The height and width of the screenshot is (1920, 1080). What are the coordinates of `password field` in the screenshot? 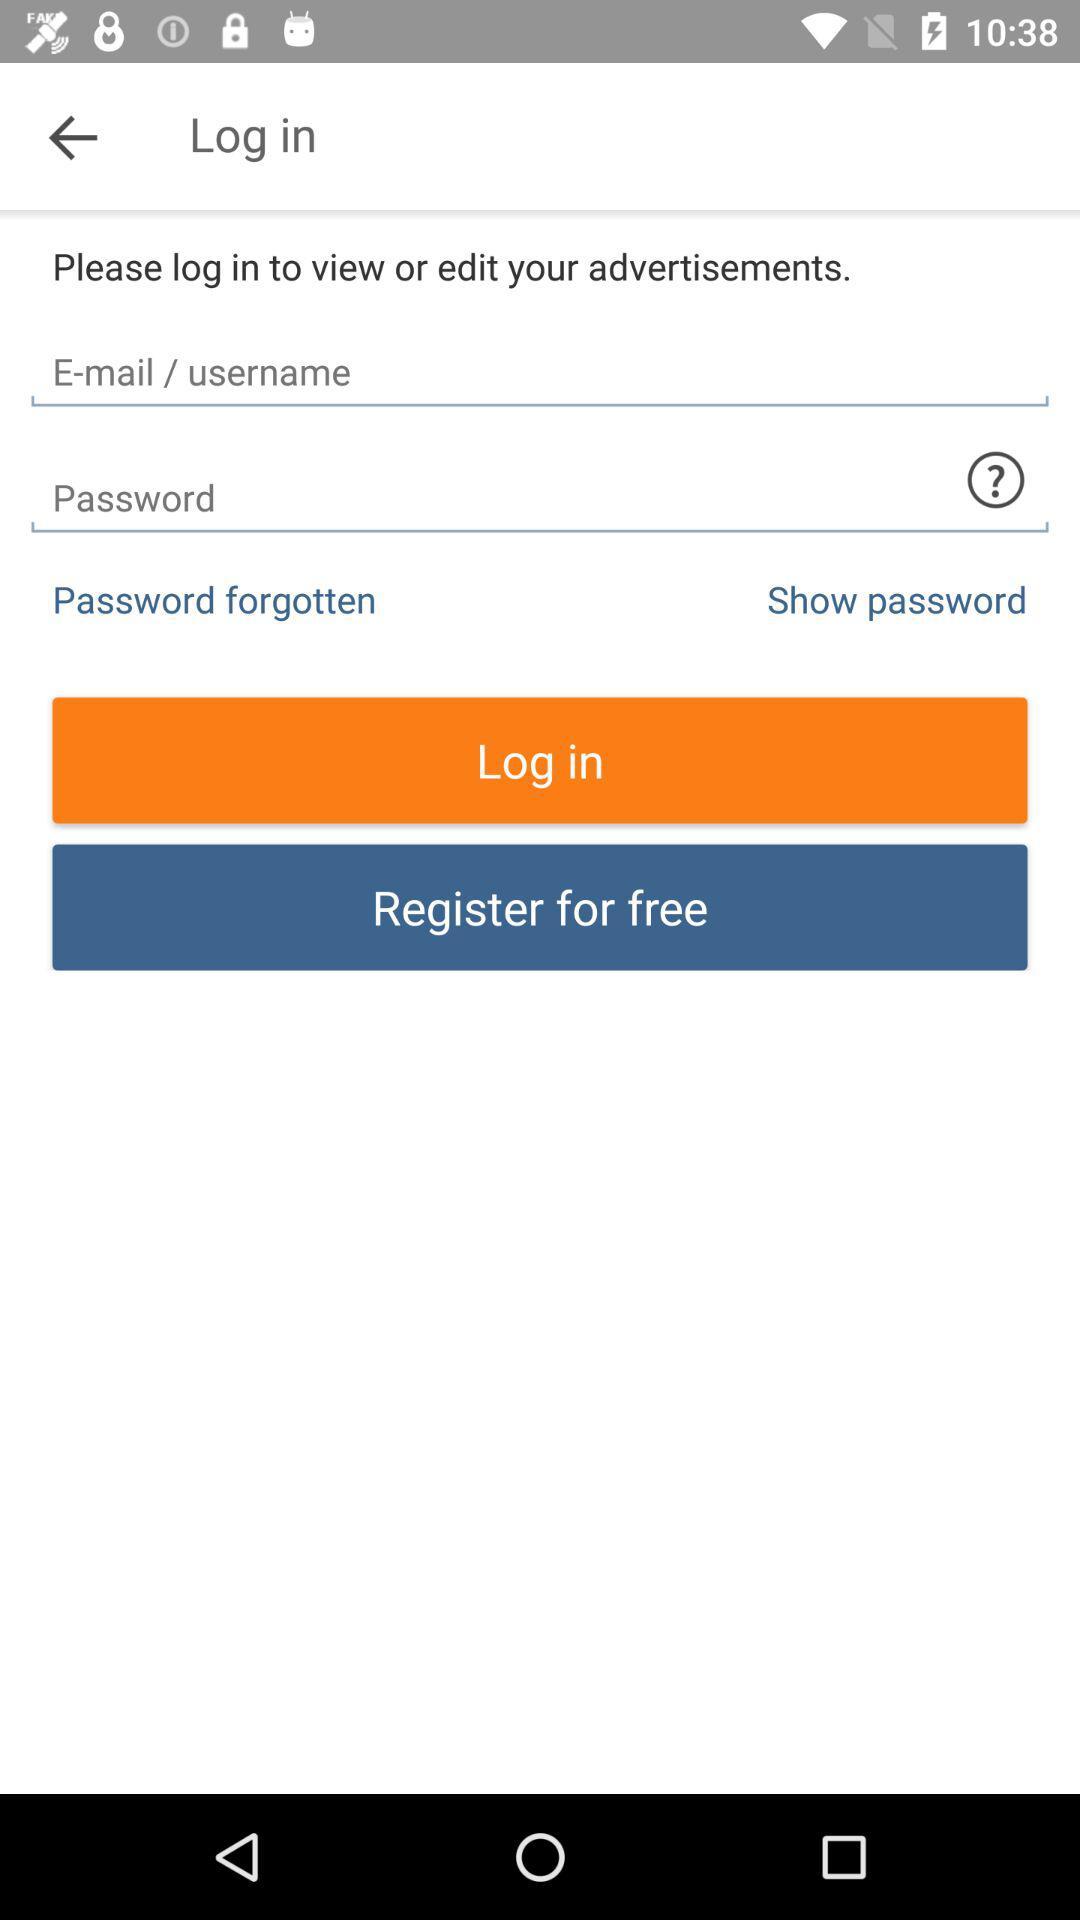 It's located at (540, 480).